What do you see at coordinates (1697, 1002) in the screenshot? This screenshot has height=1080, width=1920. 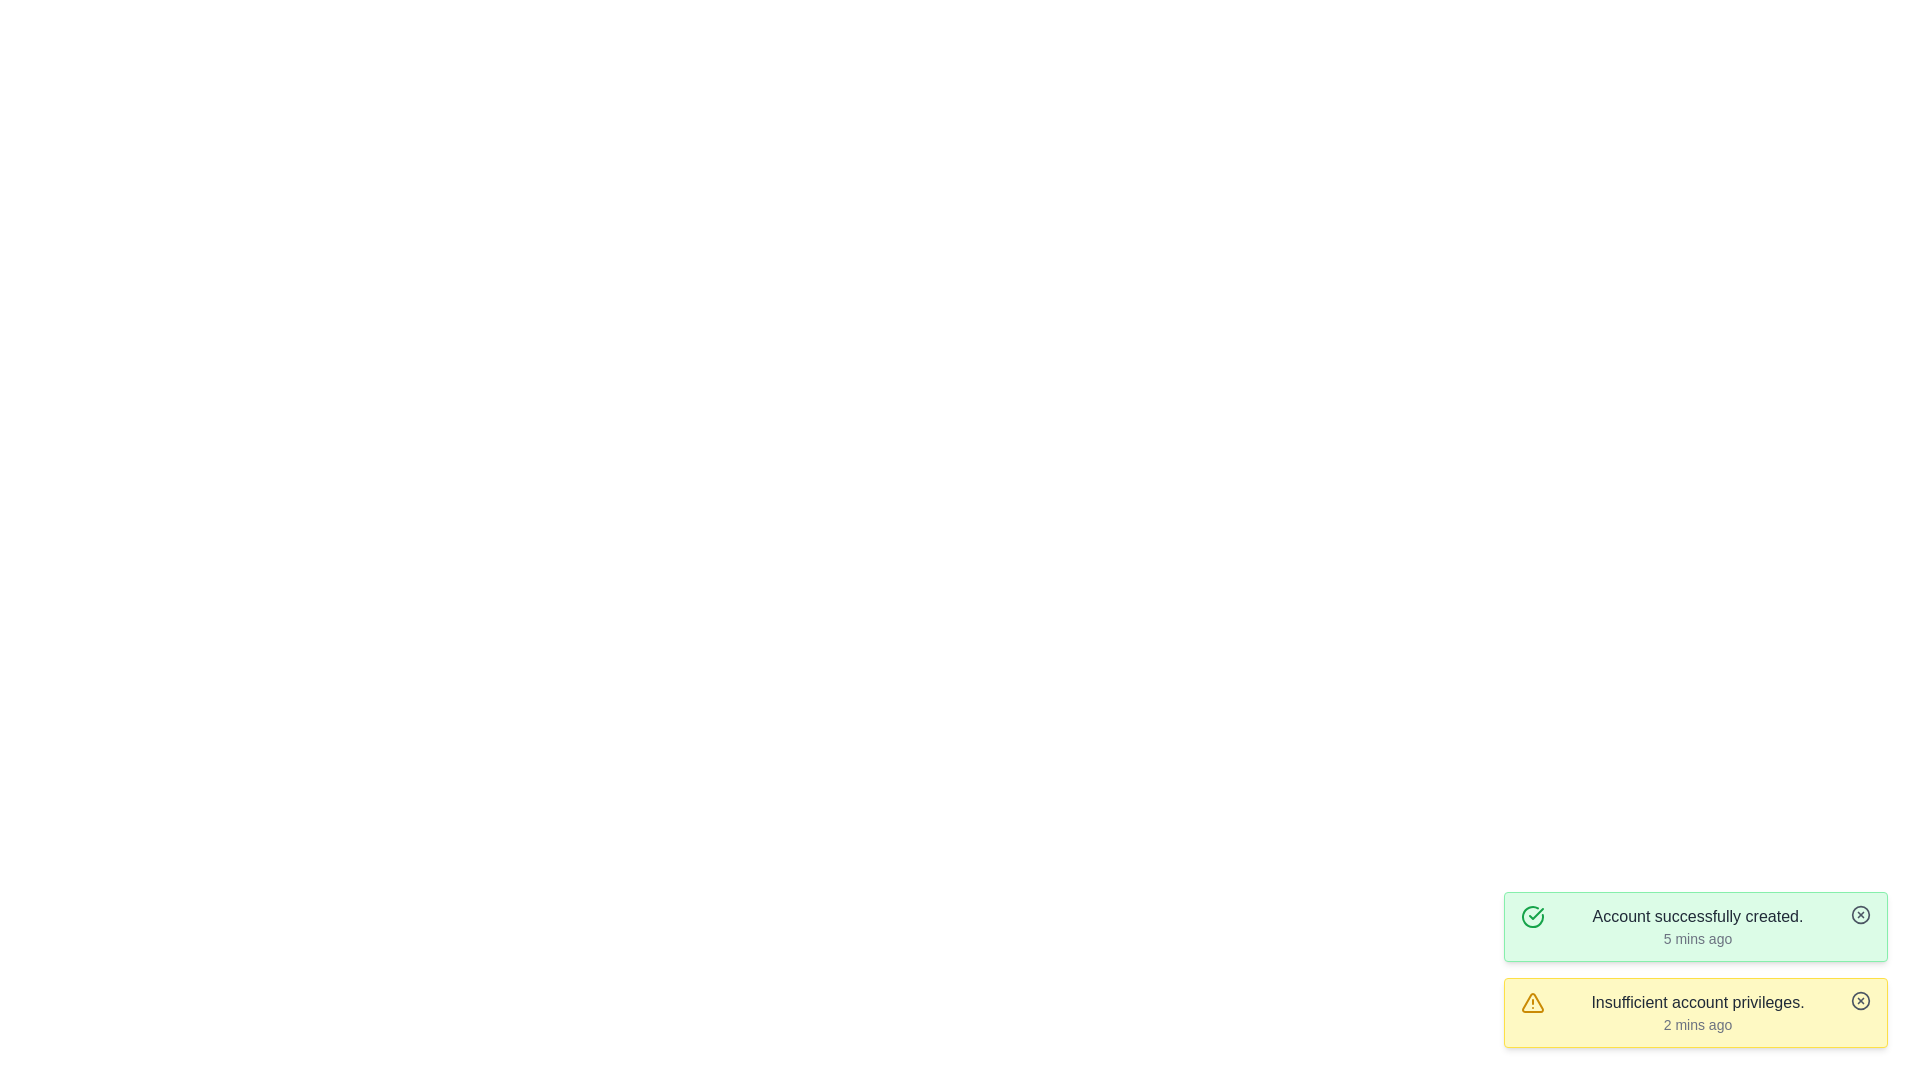 I see `the text label displaying 'Insufficient account privileges.' within the yellow notification card located at the lower-right portion of the interface` at bounding box center [1697, 1002].